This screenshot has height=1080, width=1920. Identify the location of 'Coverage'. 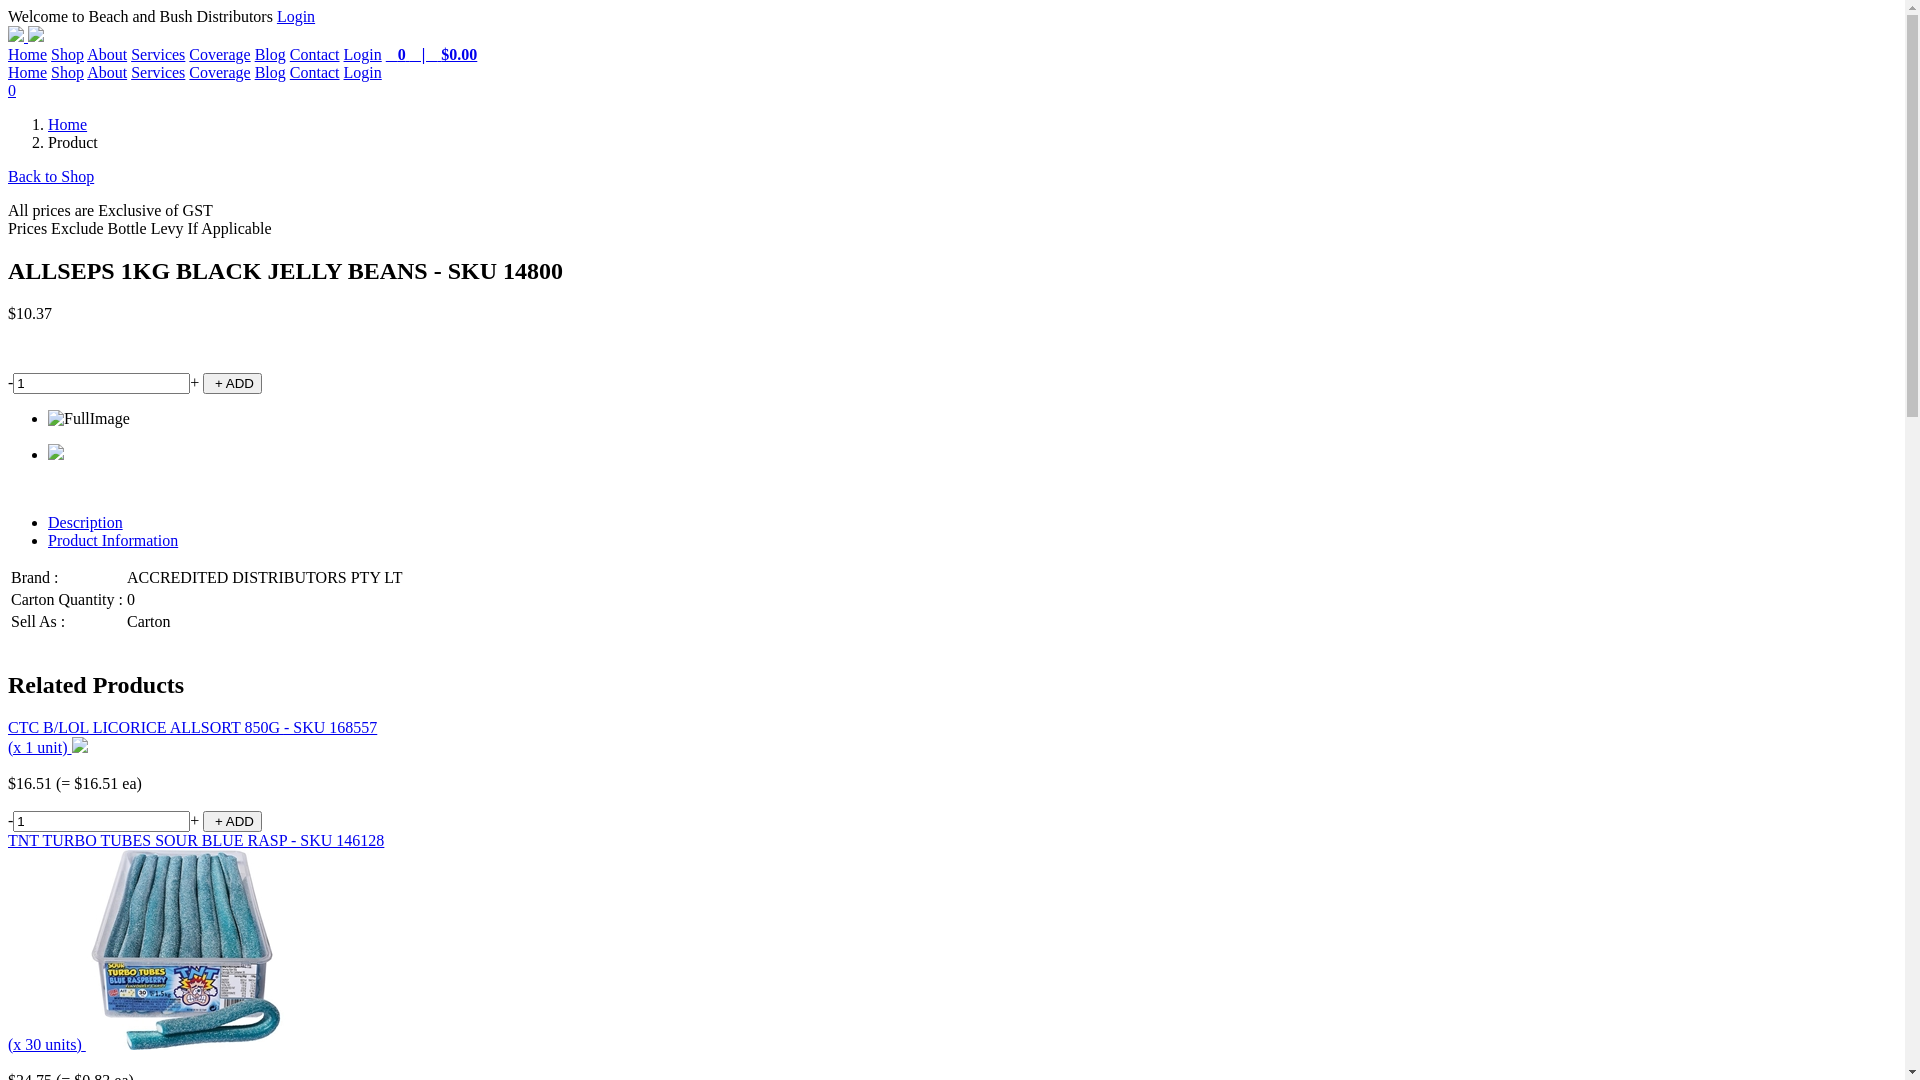
(188, 71).